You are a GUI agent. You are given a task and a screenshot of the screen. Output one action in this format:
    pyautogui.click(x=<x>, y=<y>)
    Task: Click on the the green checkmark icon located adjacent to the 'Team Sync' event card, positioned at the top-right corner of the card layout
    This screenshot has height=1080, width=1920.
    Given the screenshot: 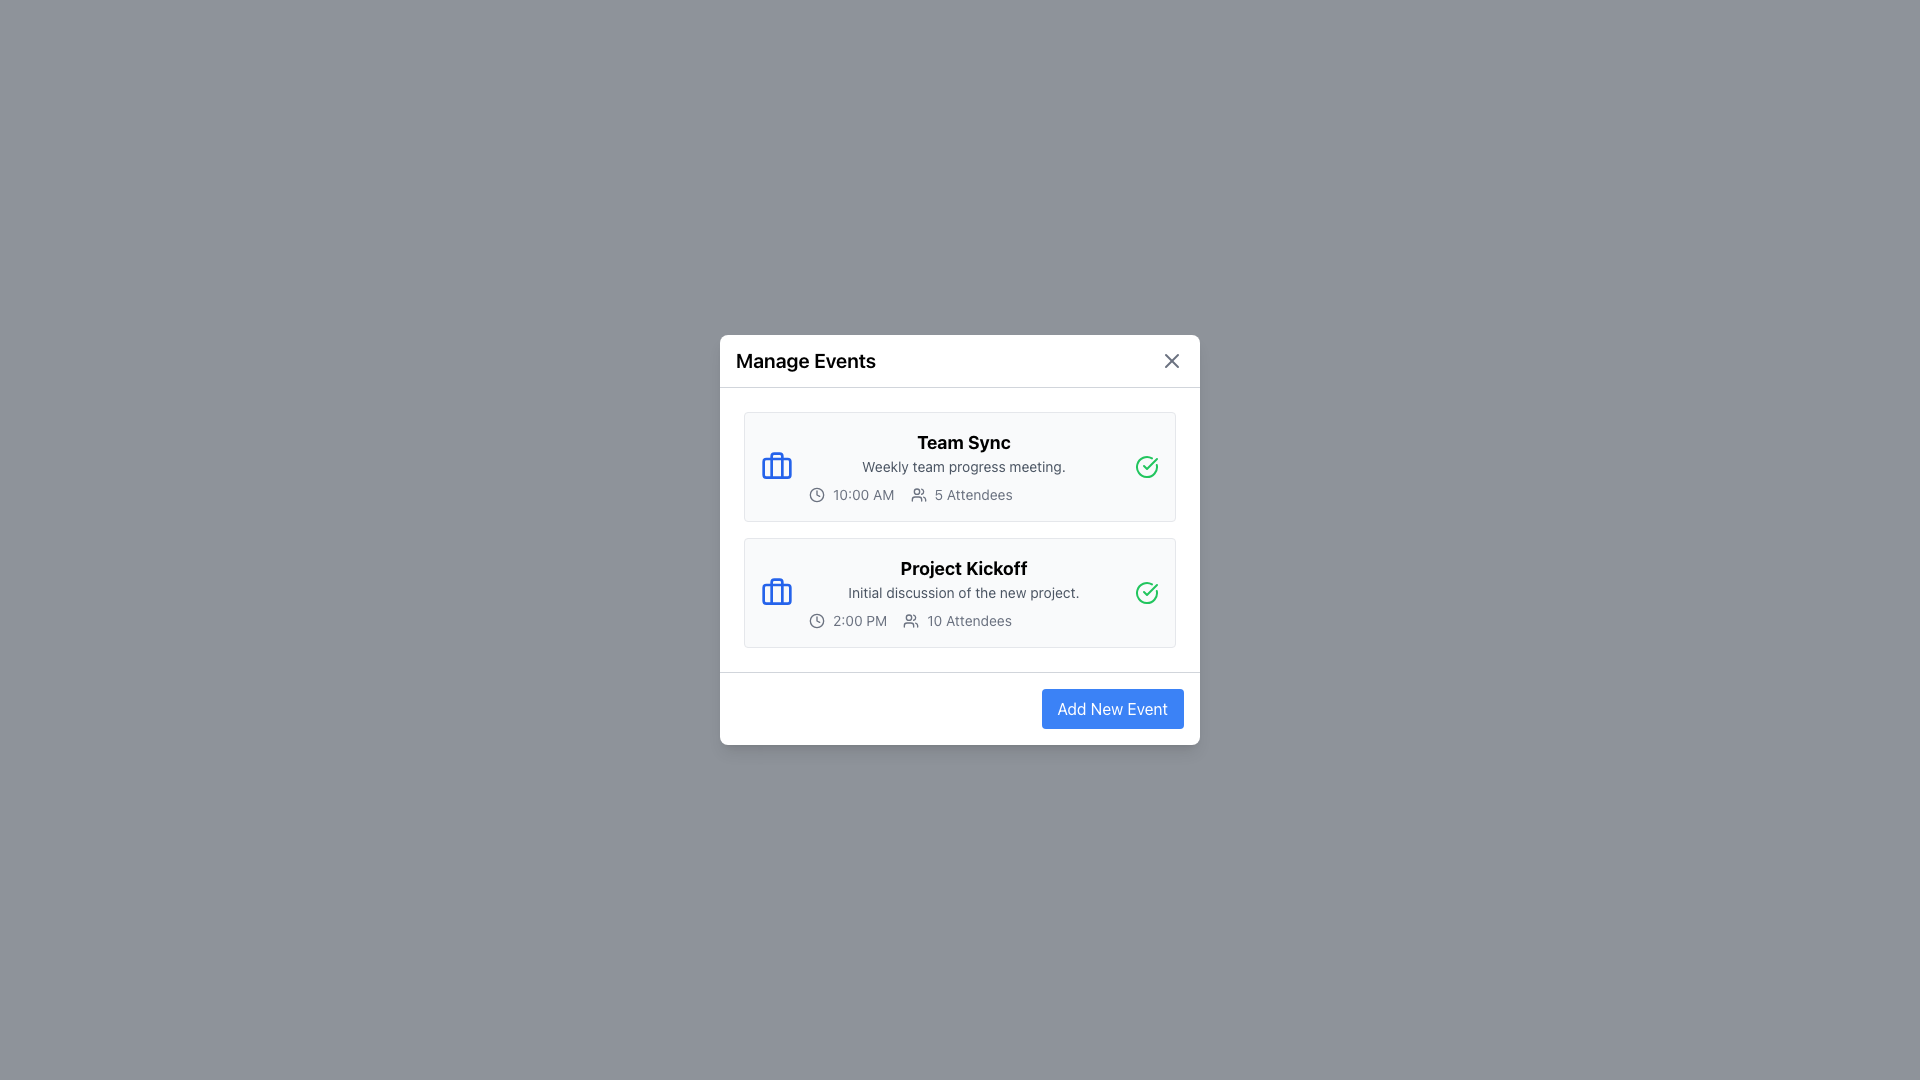 What is the action you would take?
    pyautogui.click(x=1150, y=589)
    